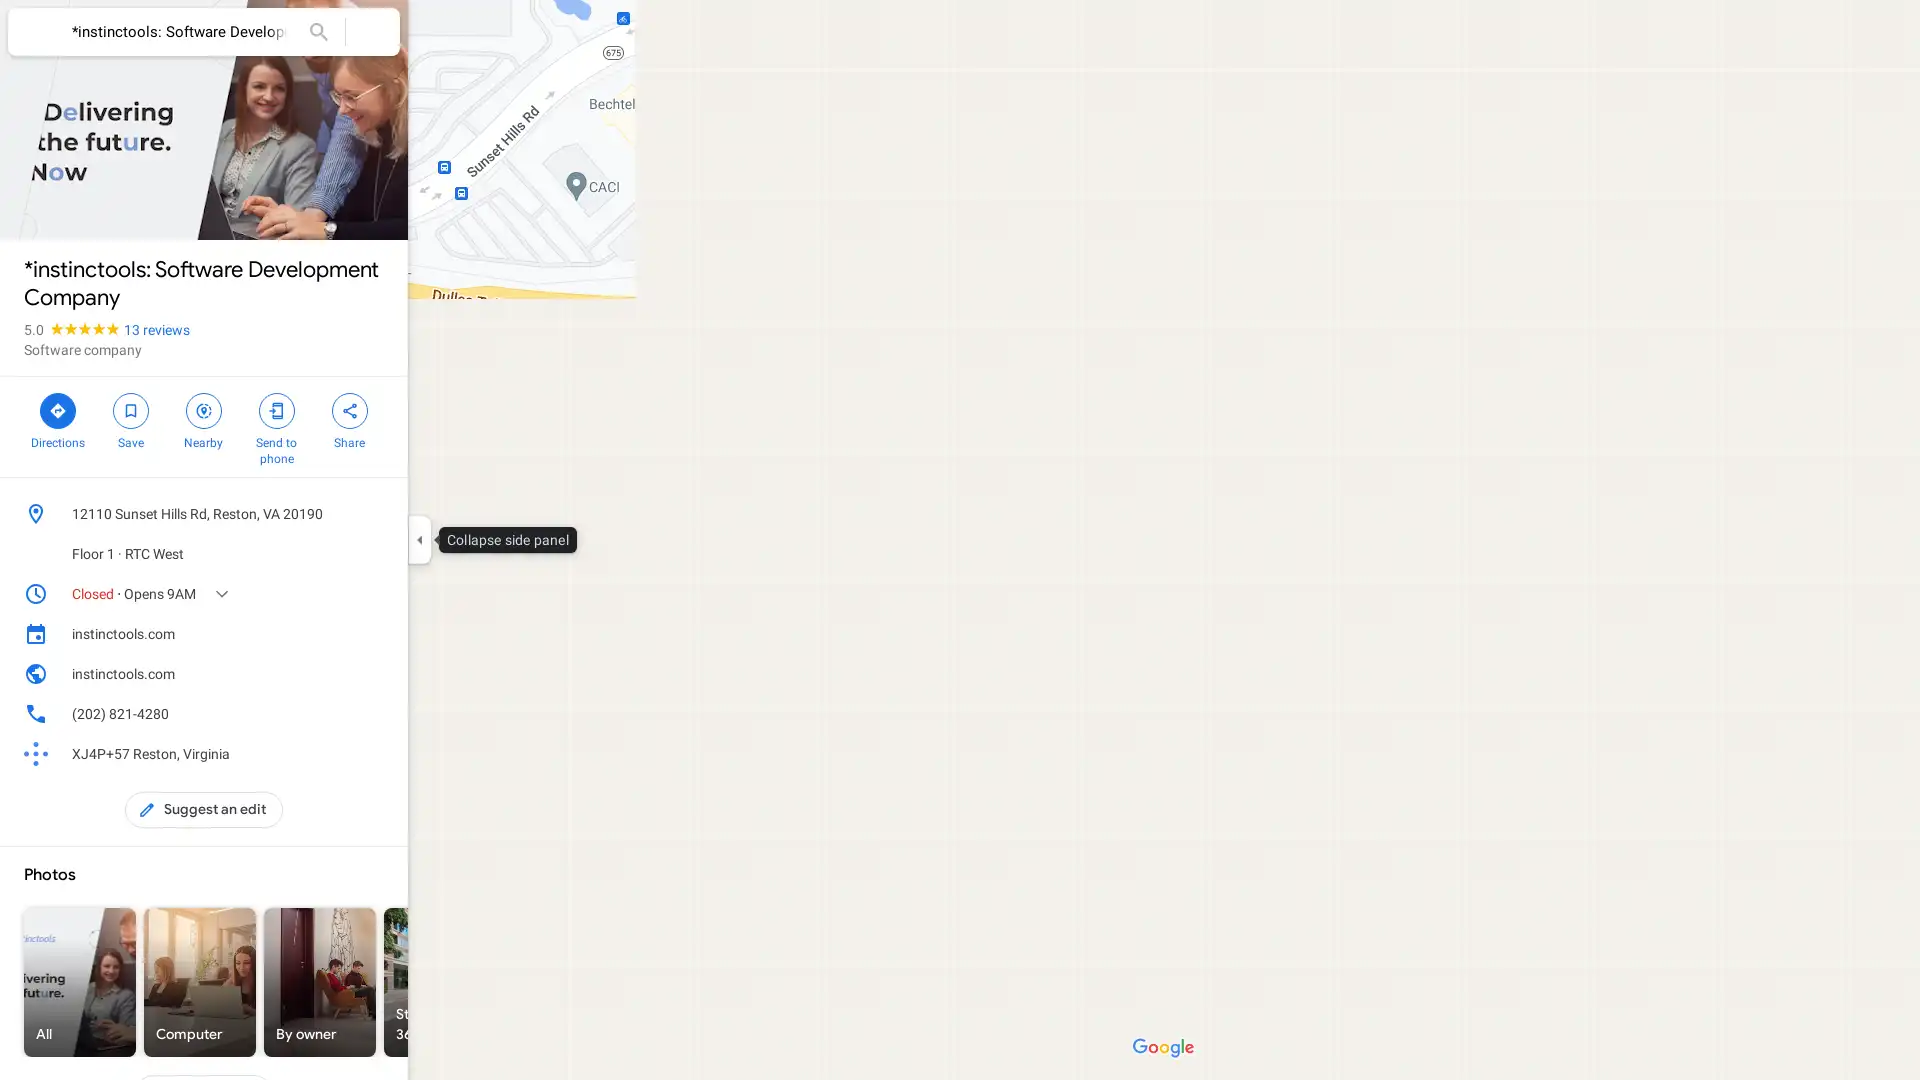 This screenshot has width=1920, height=1080. What do you see at coordinates (373, 31) in the screenshot?
I see `Clear search` at bounding box center [373, 31].